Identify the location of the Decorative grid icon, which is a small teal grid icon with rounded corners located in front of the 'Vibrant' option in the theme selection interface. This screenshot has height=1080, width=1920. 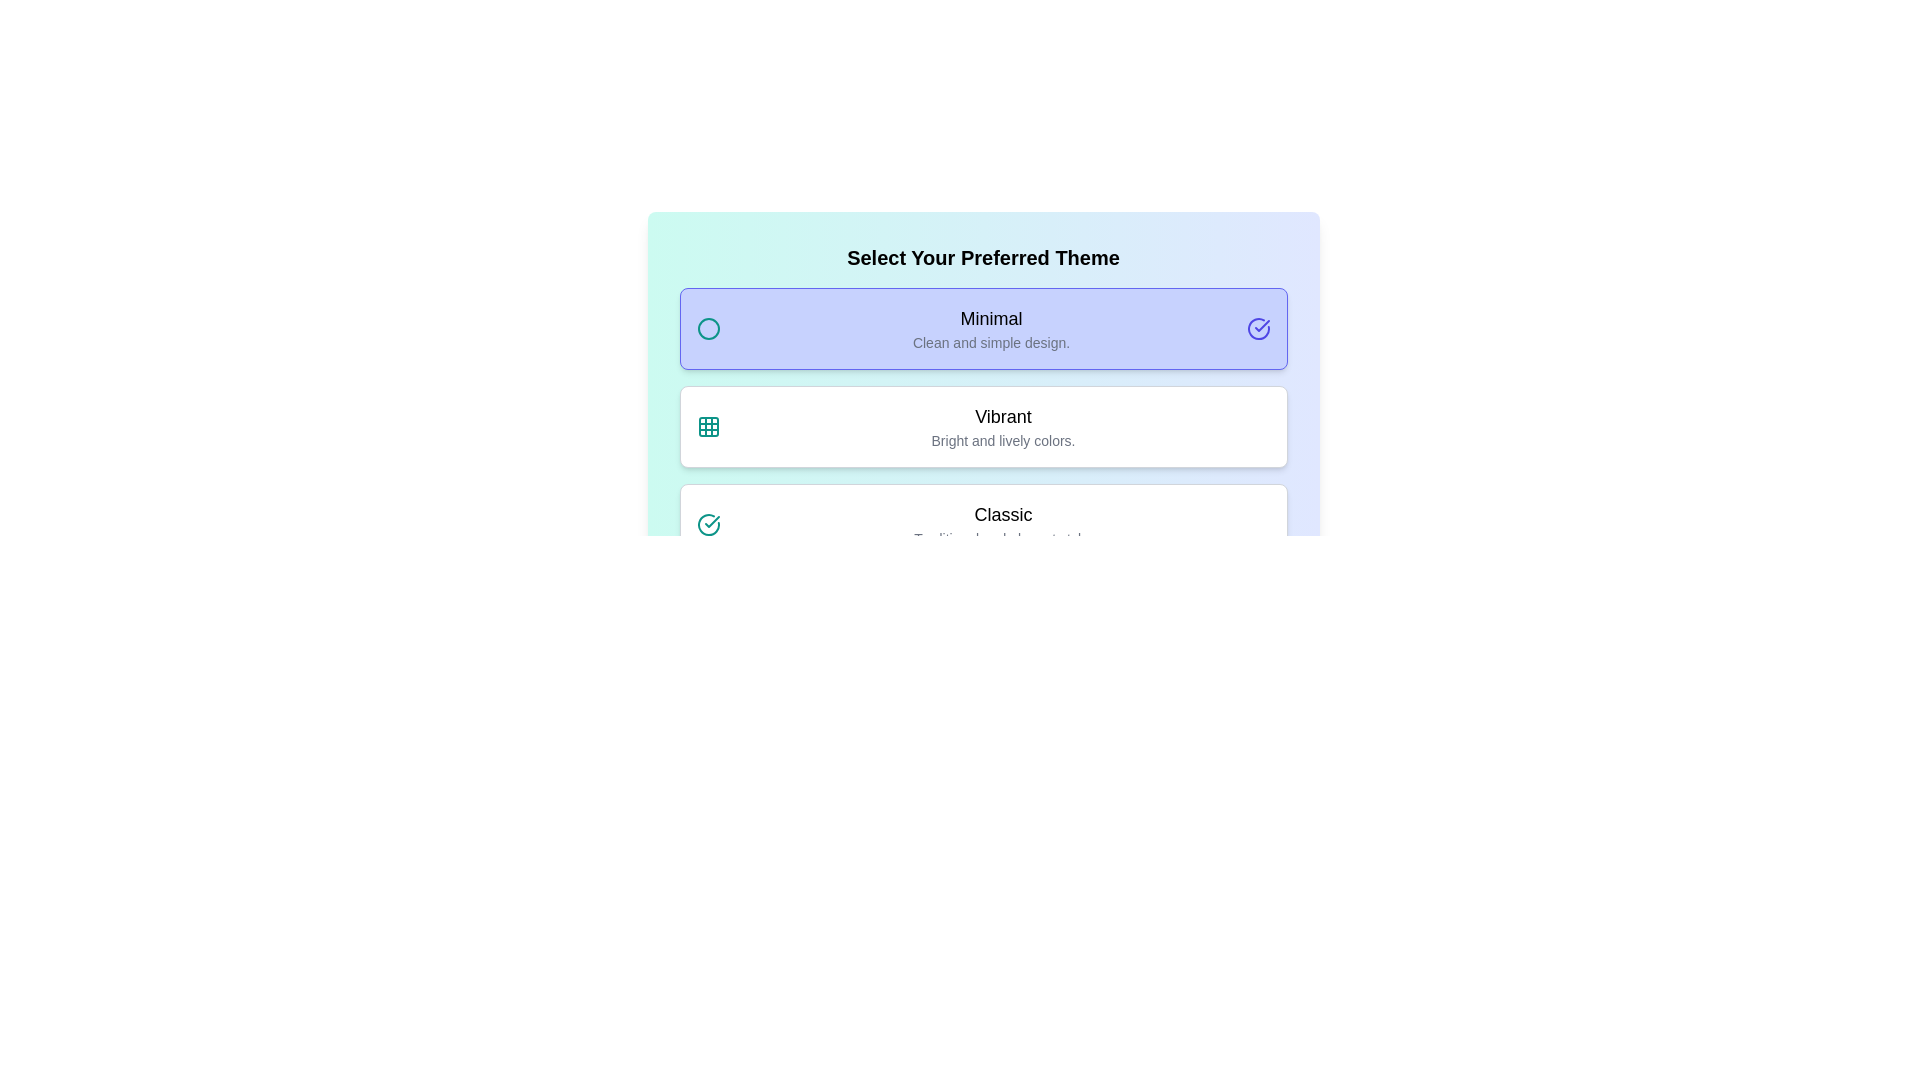
(708, 426).